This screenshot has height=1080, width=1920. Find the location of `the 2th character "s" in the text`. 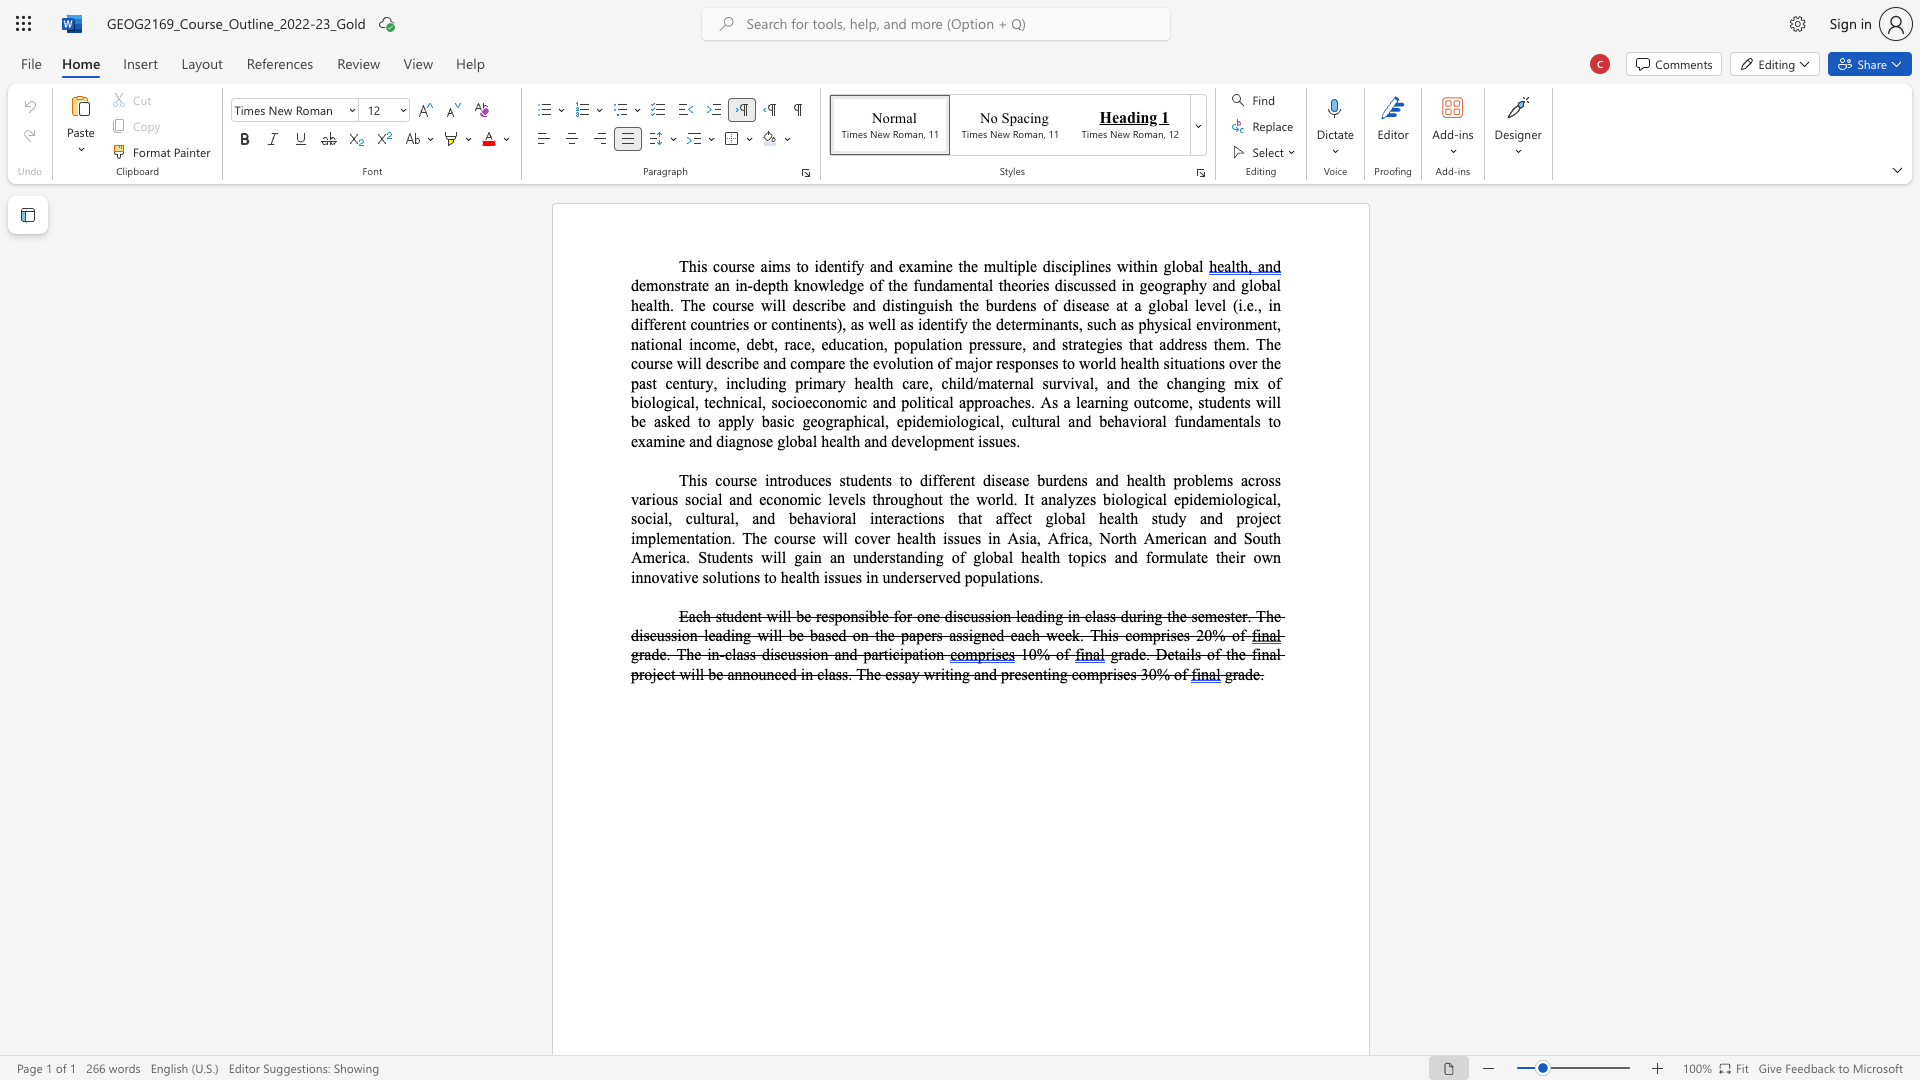

the 2th character "s" in the text is located at coordinates (1107, 265).